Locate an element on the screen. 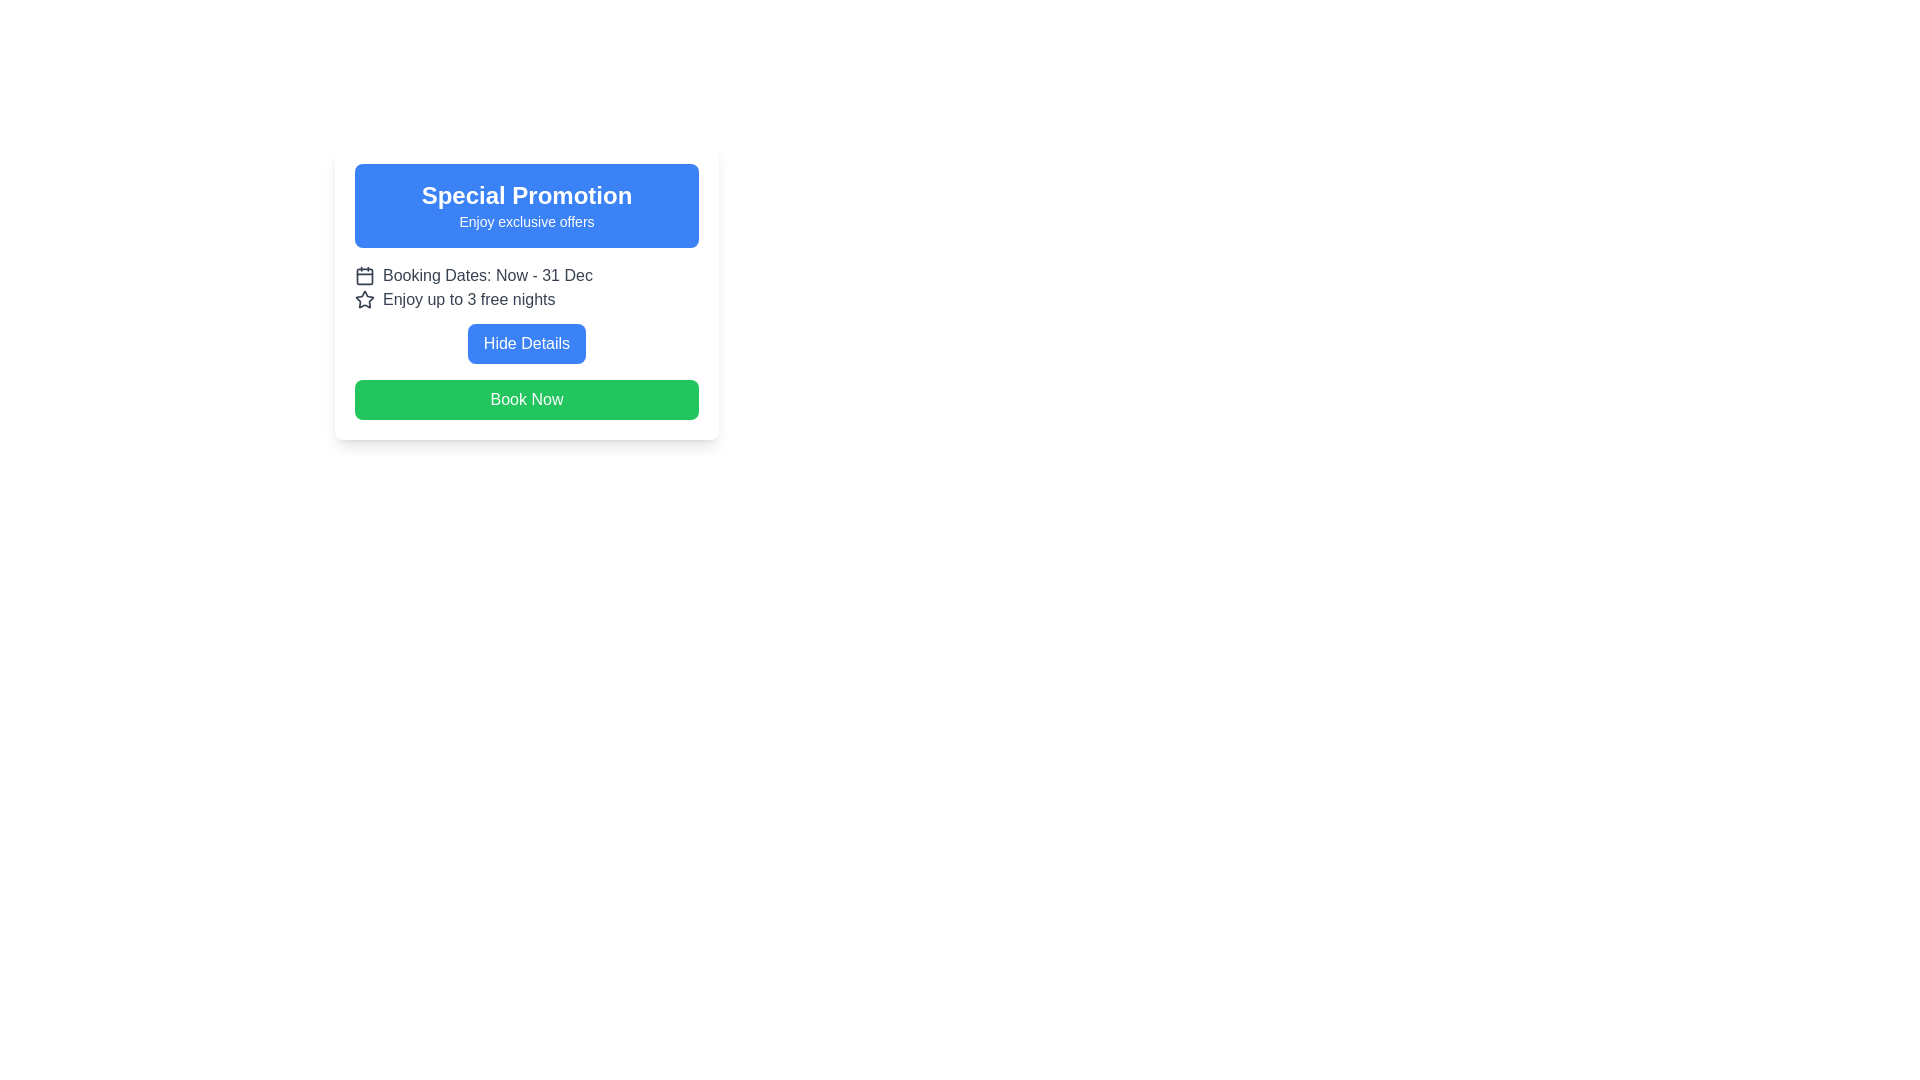  the promotional text label with an associated icon located below the 'Booking Dates: Now - 31 Dec' text, which is the second line of text in the promotional block, directly above the 'Hide Details' button is located at coordinates (527, 300).